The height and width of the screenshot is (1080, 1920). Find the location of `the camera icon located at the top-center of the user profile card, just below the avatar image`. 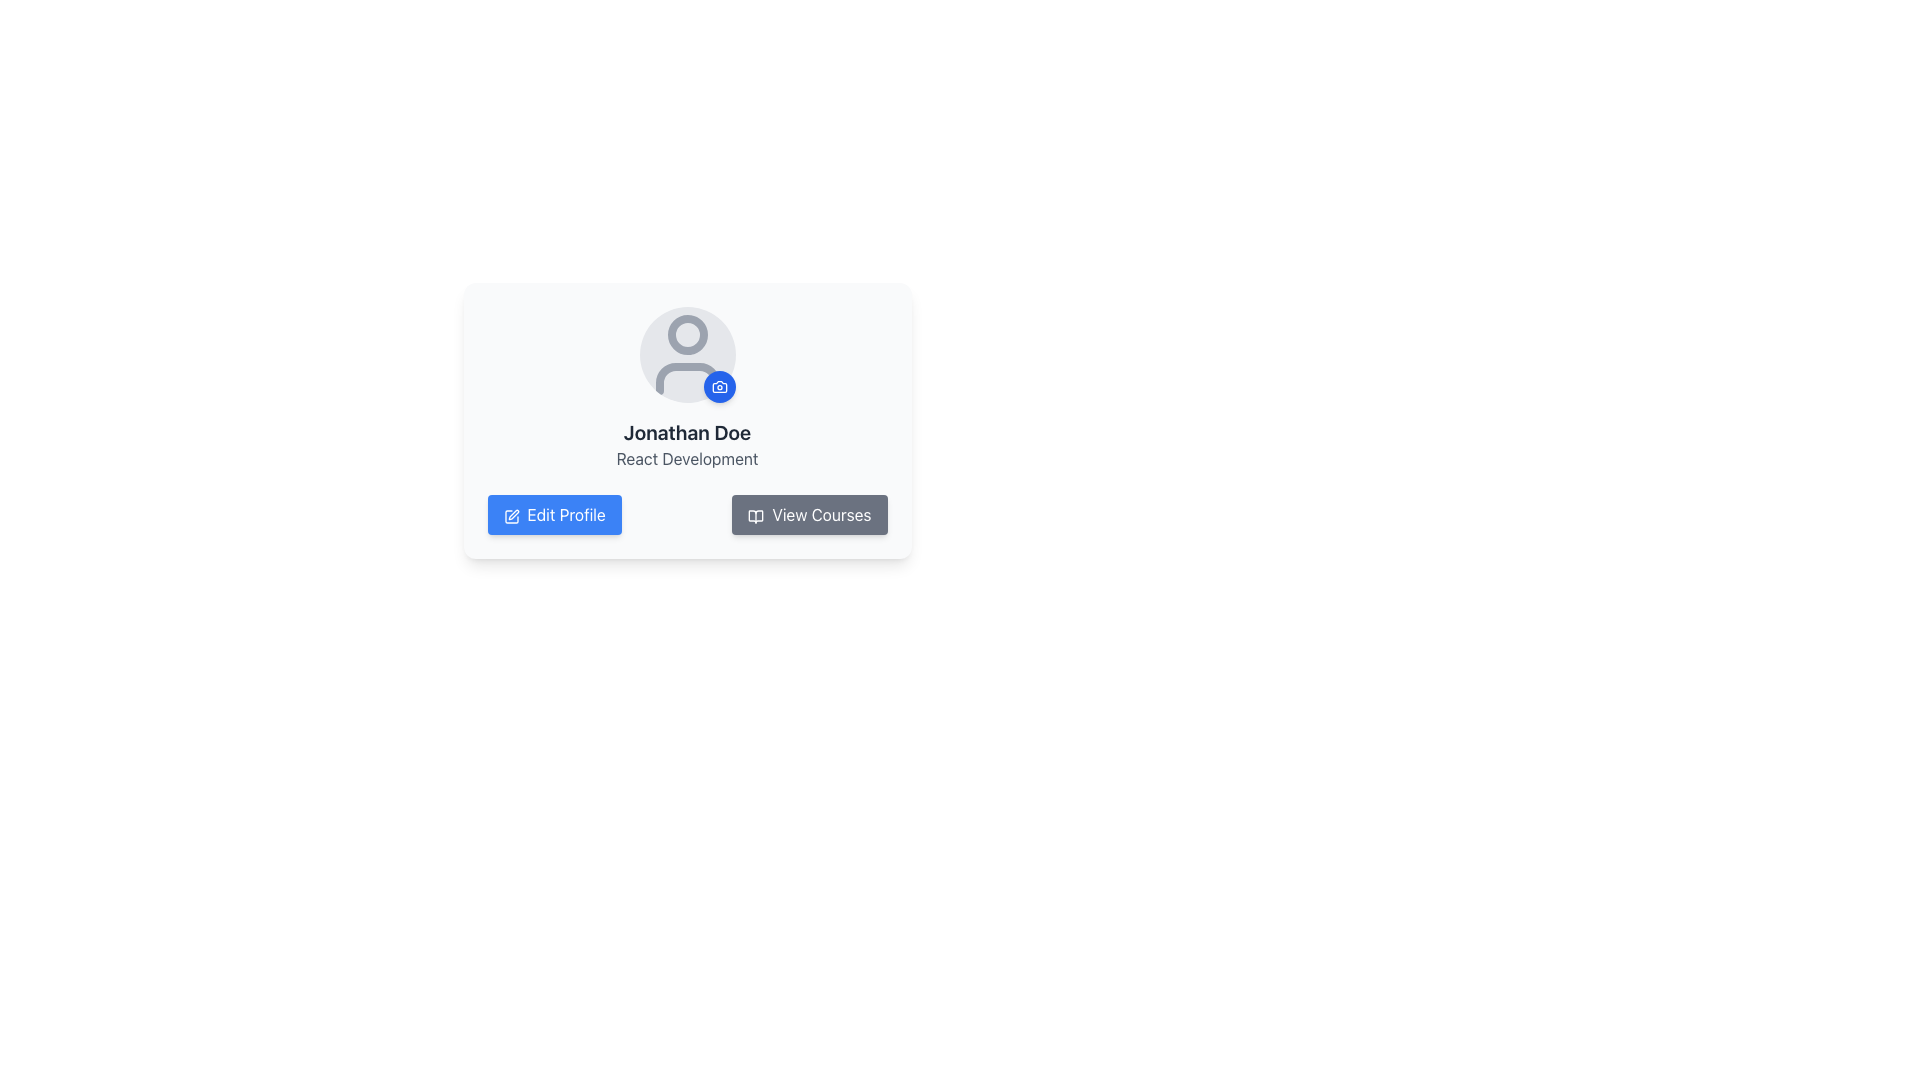

the camera icon located at the top-center of the user profile card, just below the avatar image is located at coordinates (719, 386).